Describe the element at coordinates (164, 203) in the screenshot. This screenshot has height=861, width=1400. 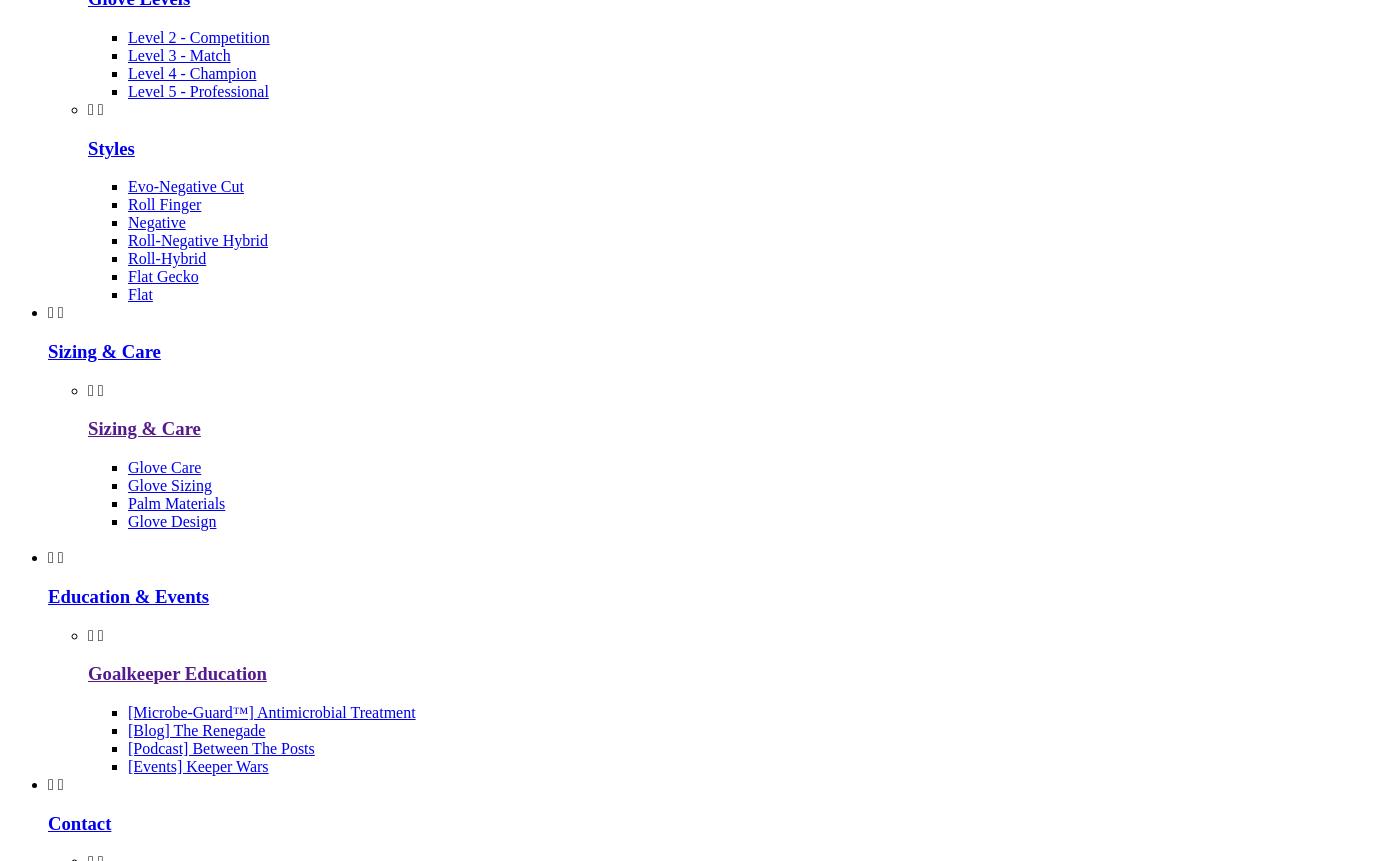
I see `'Roll Finger'` at that location.